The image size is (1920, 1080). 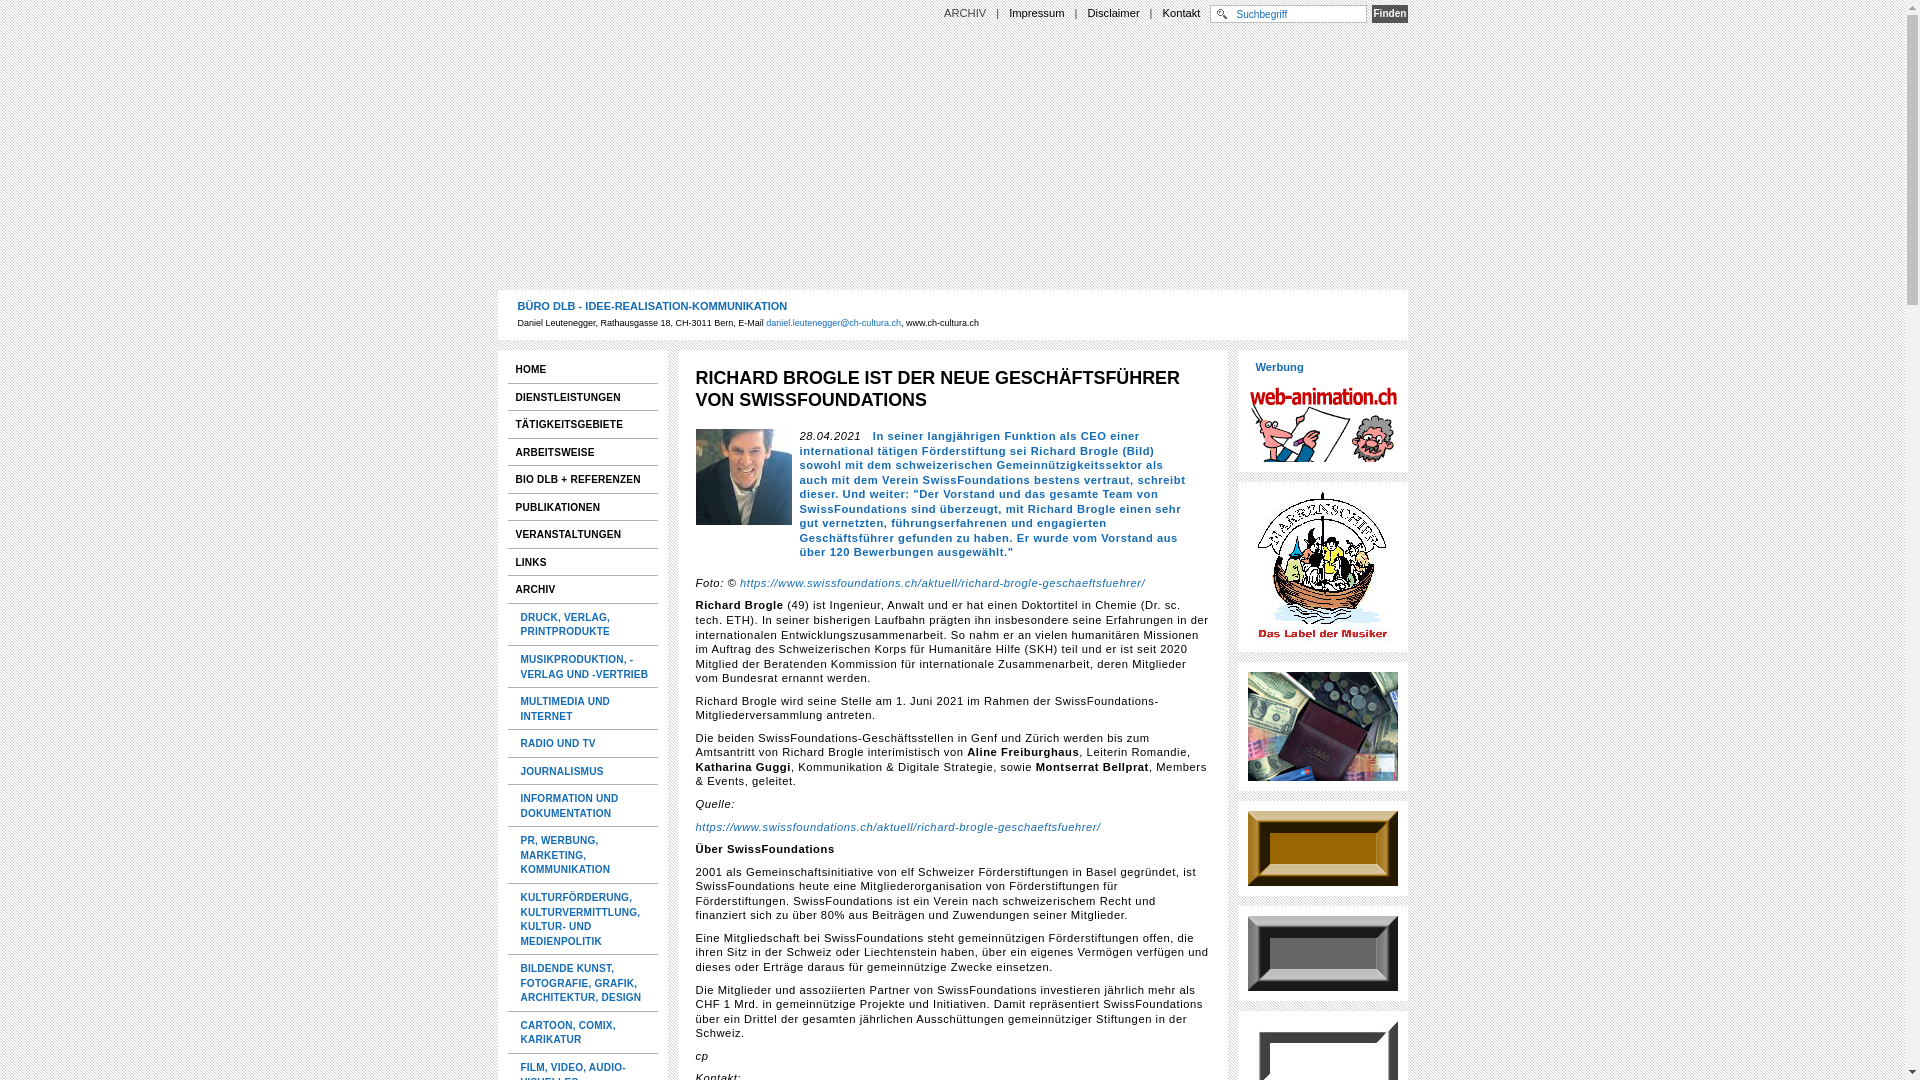 I want to click on 'Impressum', so click(x=1036, y=12).